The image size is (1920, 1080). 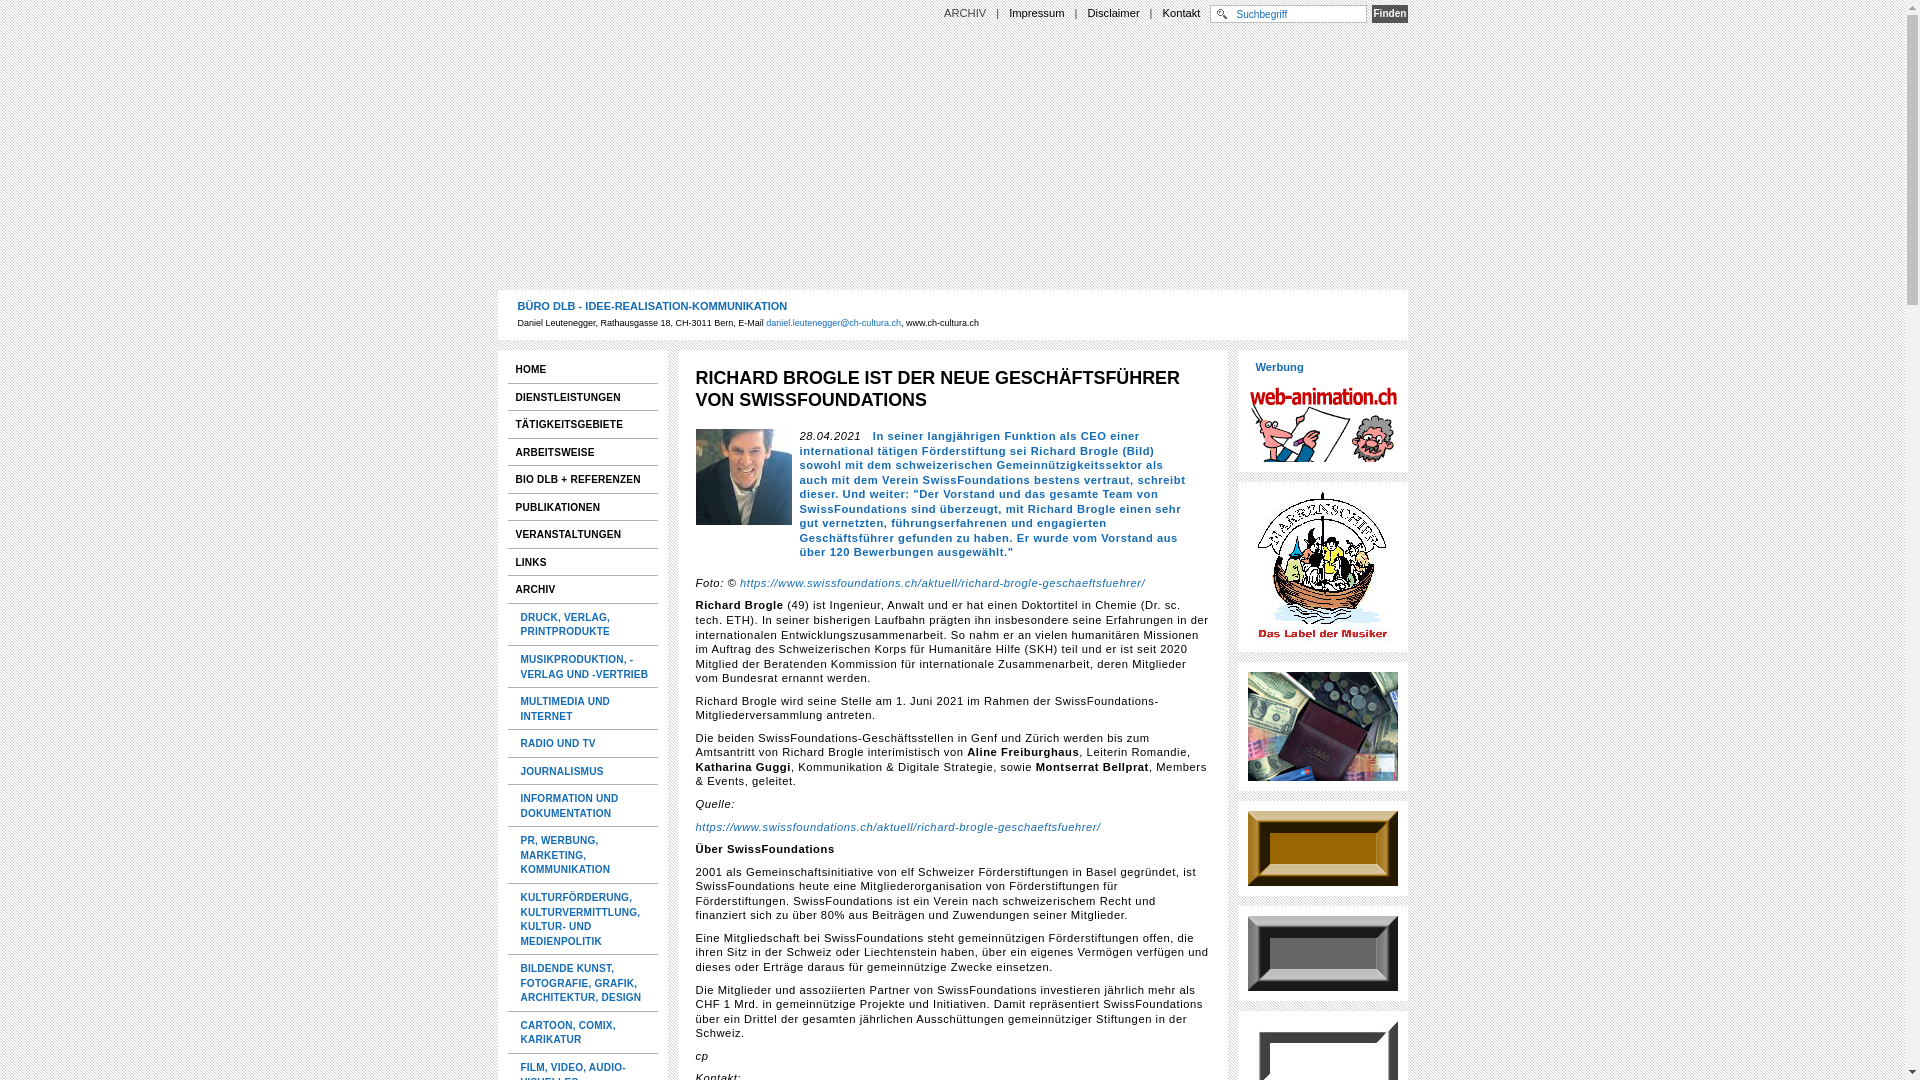 I want to click on 'Impressum', so click(x=1036, y=12).